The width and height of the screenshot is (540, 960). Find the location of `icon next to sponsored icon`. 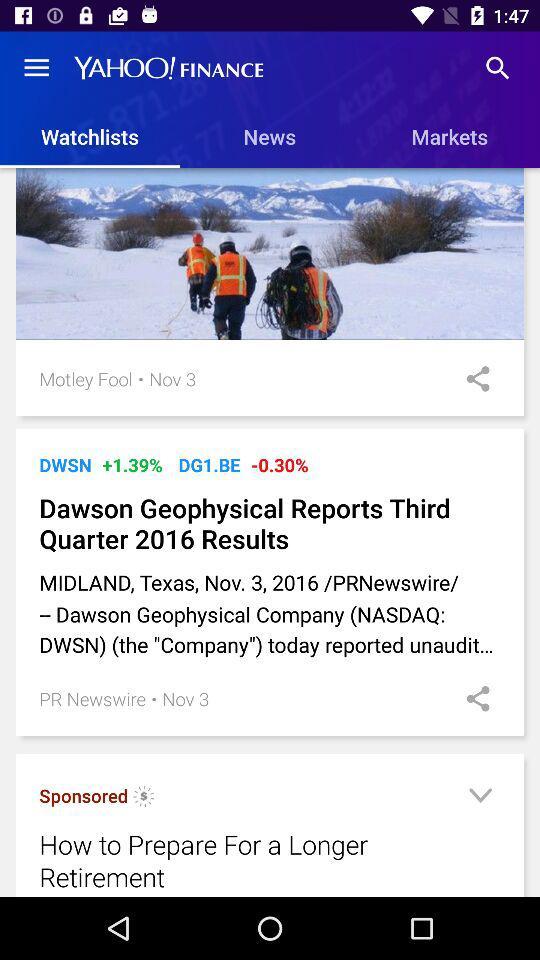

icon next to sponsored icon is located at coordinates (143, 799).